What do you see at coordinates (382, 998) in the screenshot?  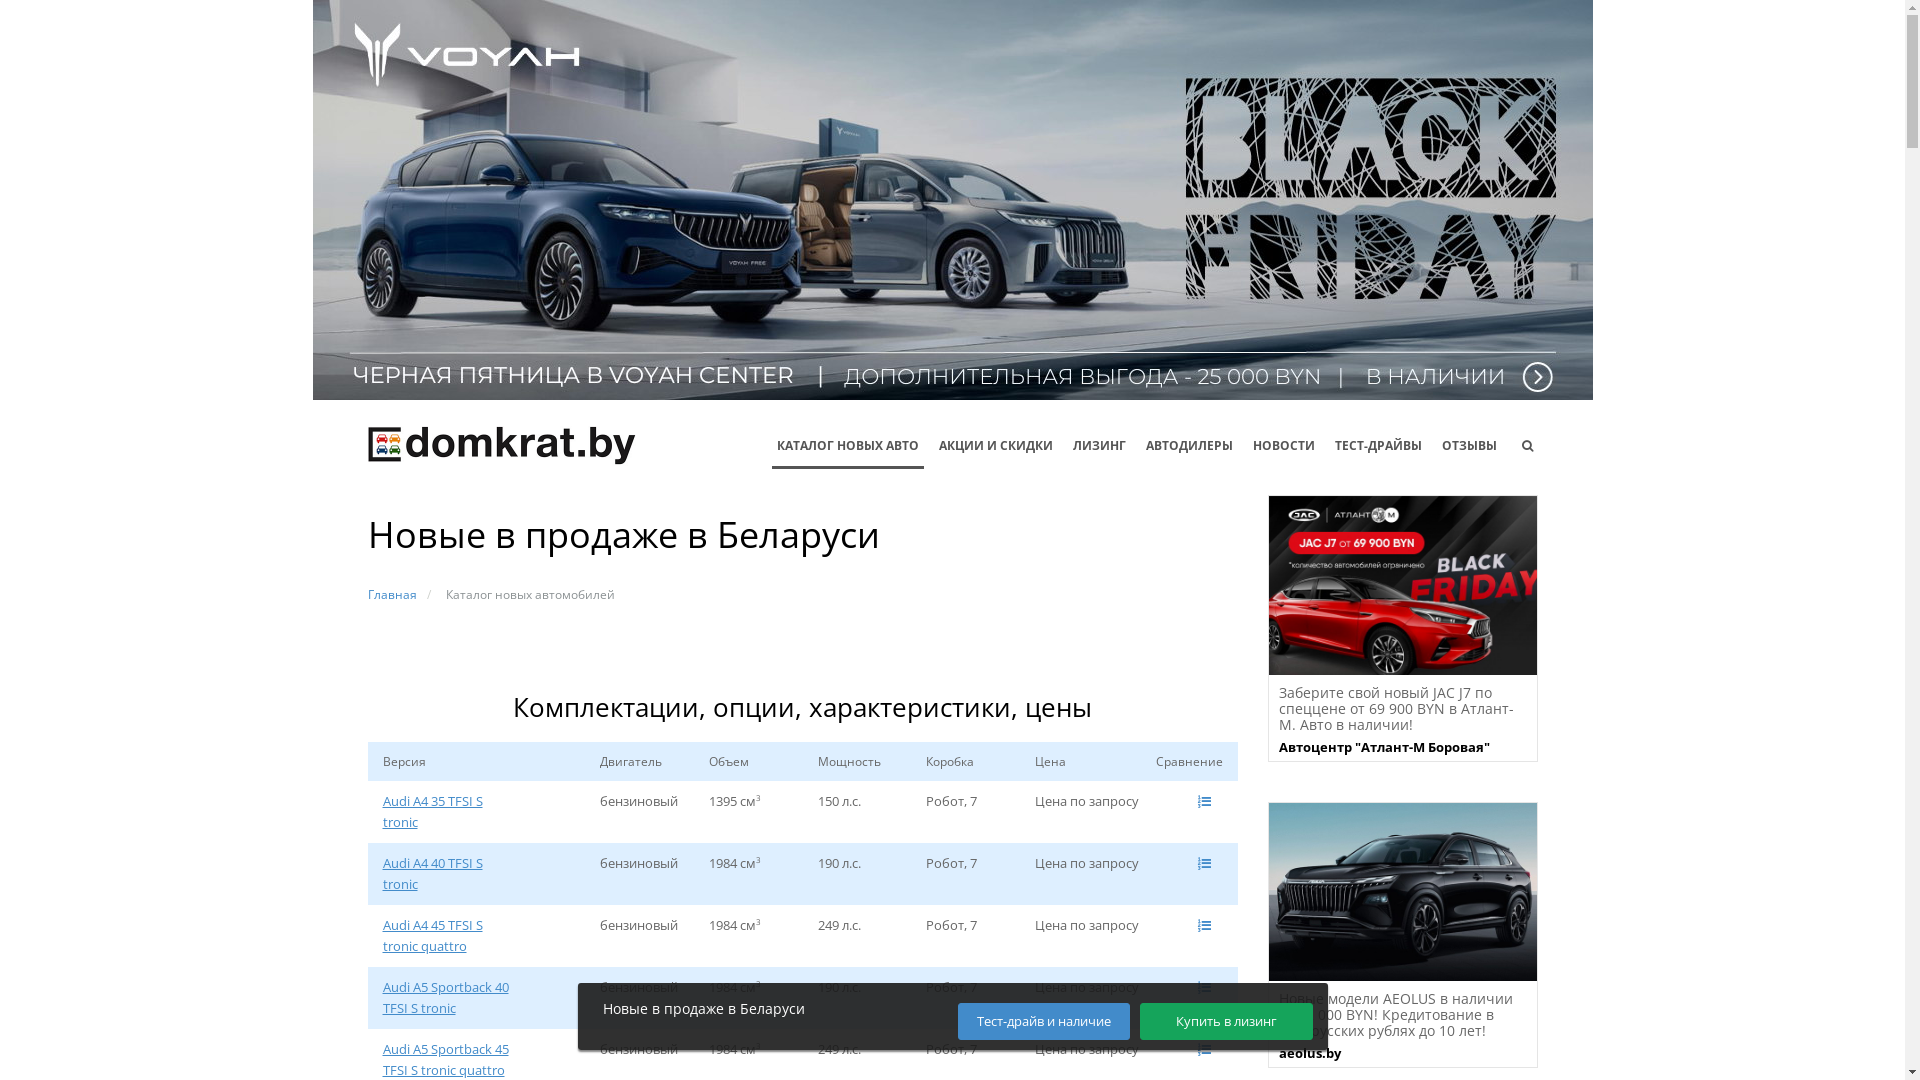 I see `'Audi A5 Sportback 40 TFSI S tronic'` at bounding box center [382, 998].